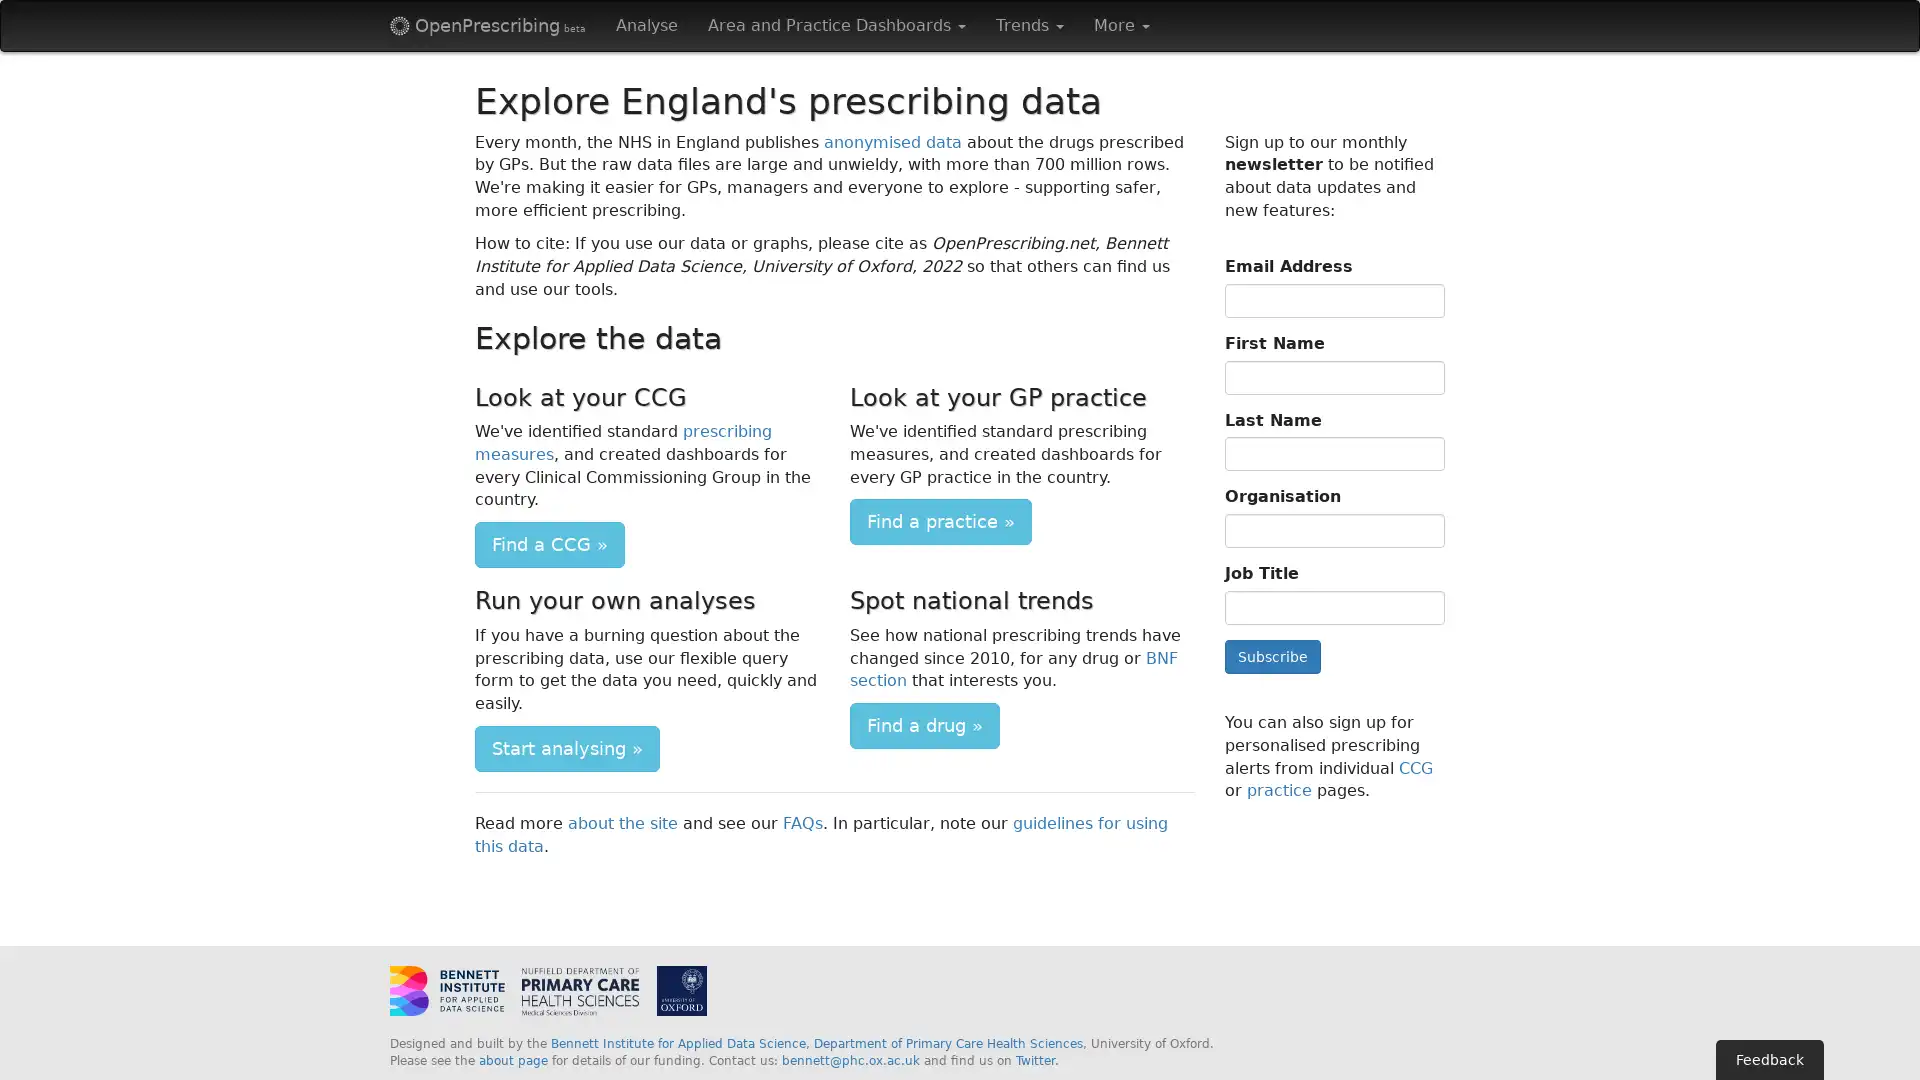 This screenshot has width=1920, height=1080. I want to click on Subscribe, so click(1271, 656).